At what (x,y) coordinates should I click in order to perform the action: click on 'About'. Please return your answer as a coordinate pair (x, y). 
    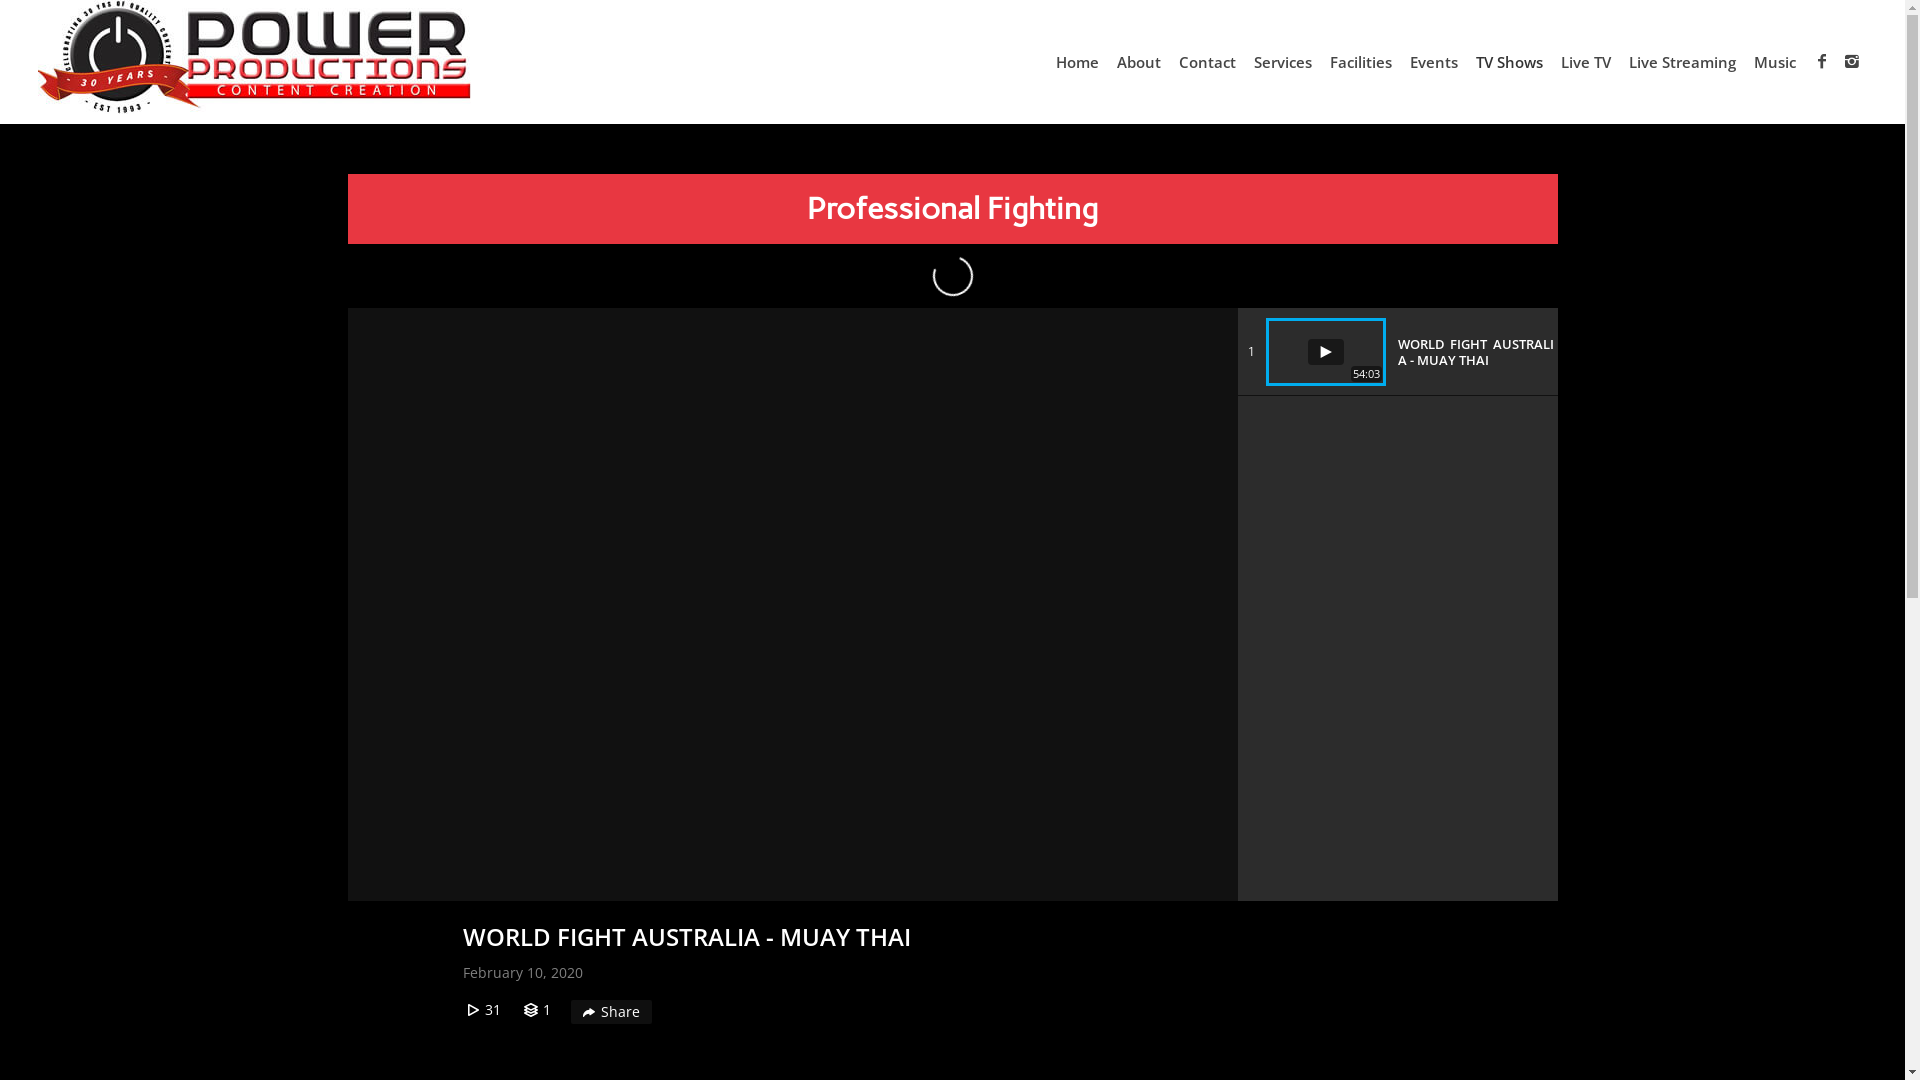
    Looking at the image, I should click on (1138, 60).